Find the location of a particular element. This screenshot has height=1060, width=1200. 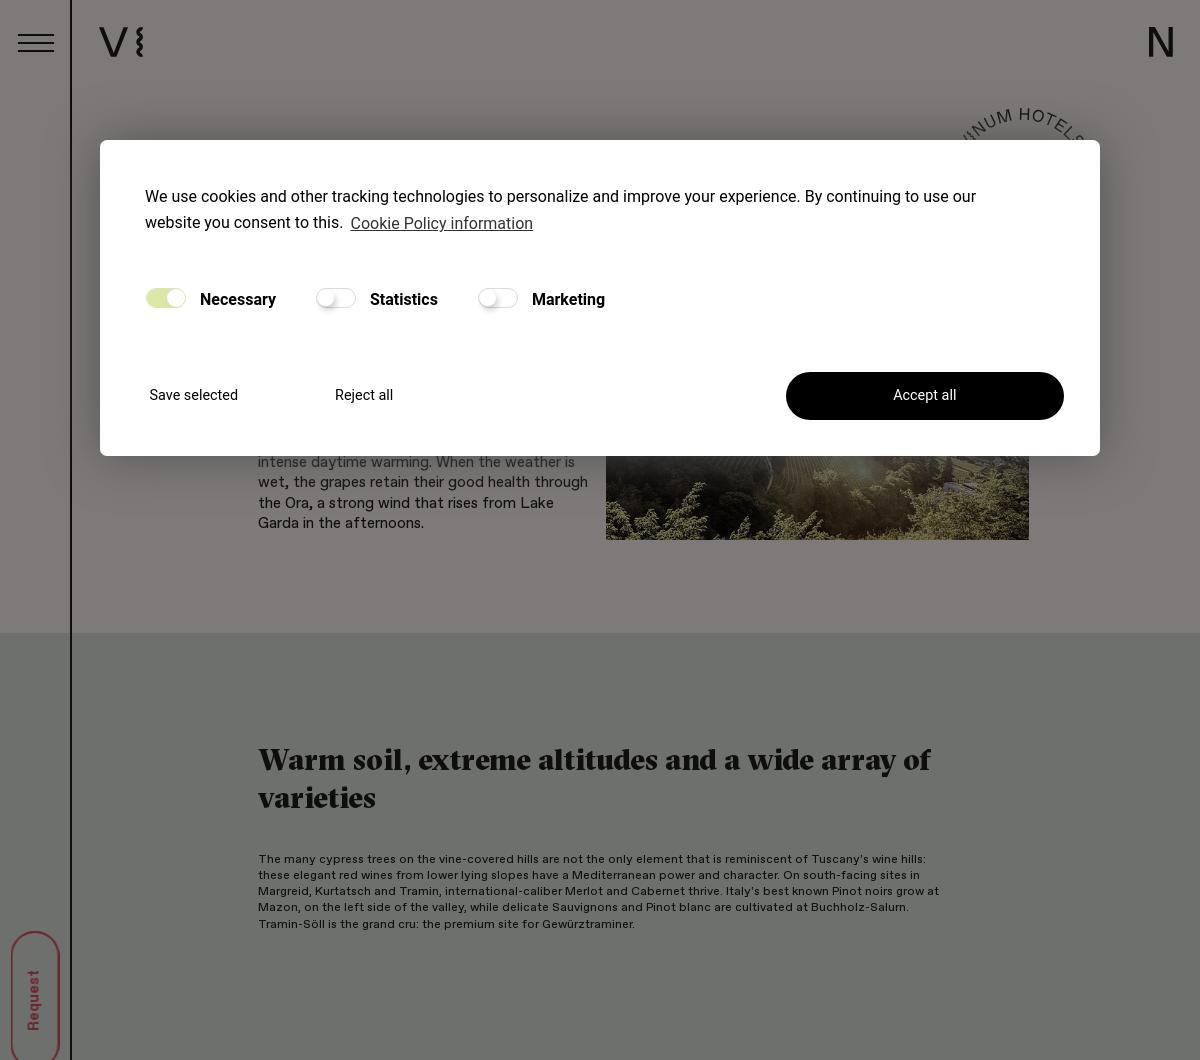

'The many cypress trees on the vine-covered hills are not the only element that is reminiscent of Tuscany's wine hills: these elegant red wines from lower lying slopes have a Mediterranean power and character. On south-facing sites in Margreid, Kurtatsch and Tramin, international-caliber Merlot and Cabernet thrive. Italy's best known Pinot noirs grow at Mazon, on the left side of the valley, while delicate Sauvignons and Pinot blanc are cultivated at Buchholz-Salurn. Tramin-Söll is the grand cru: the premium site for Gewürztraminer.' is located at coordinates (597, 891).